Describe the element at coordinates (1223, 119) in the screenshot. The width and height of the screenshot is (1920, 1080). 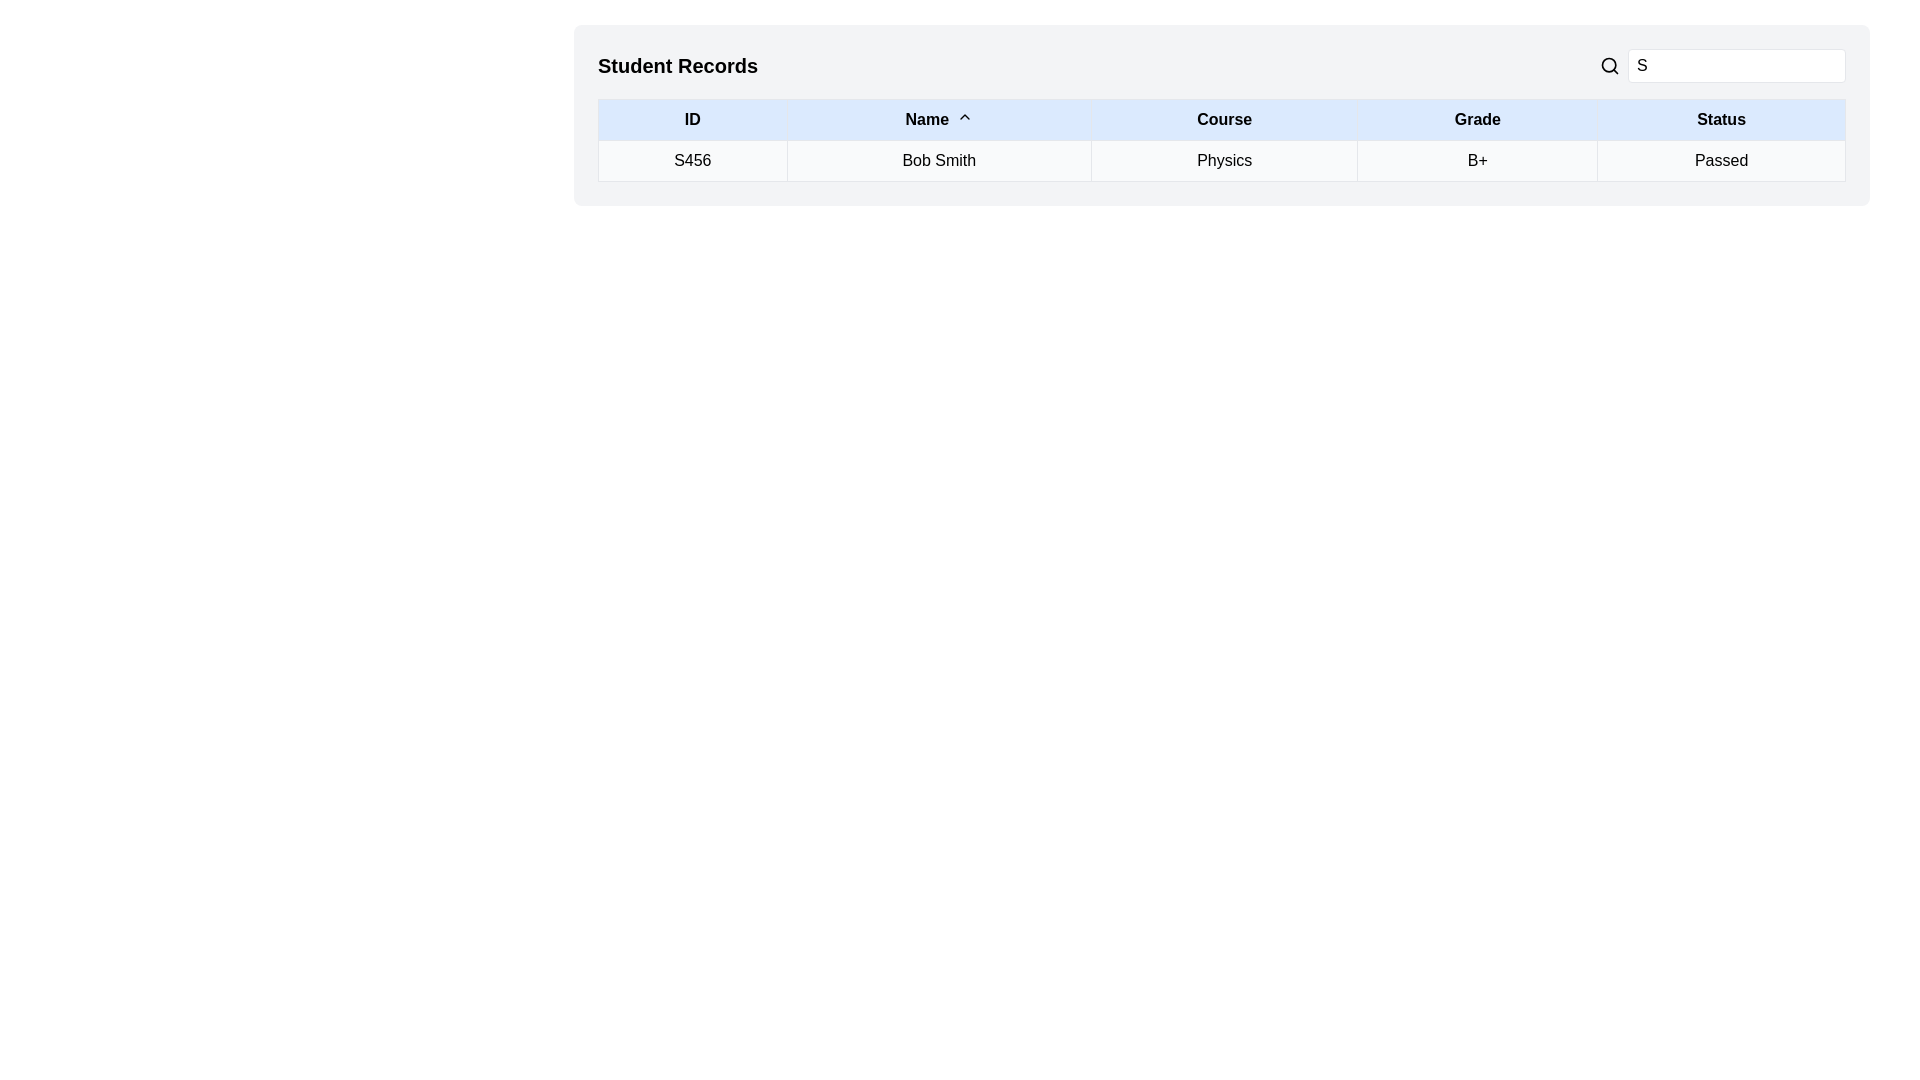
I see `the 'Course' column header, which is the third header in the student record table, positioned between 'Name' and 'Grade'` at that location.